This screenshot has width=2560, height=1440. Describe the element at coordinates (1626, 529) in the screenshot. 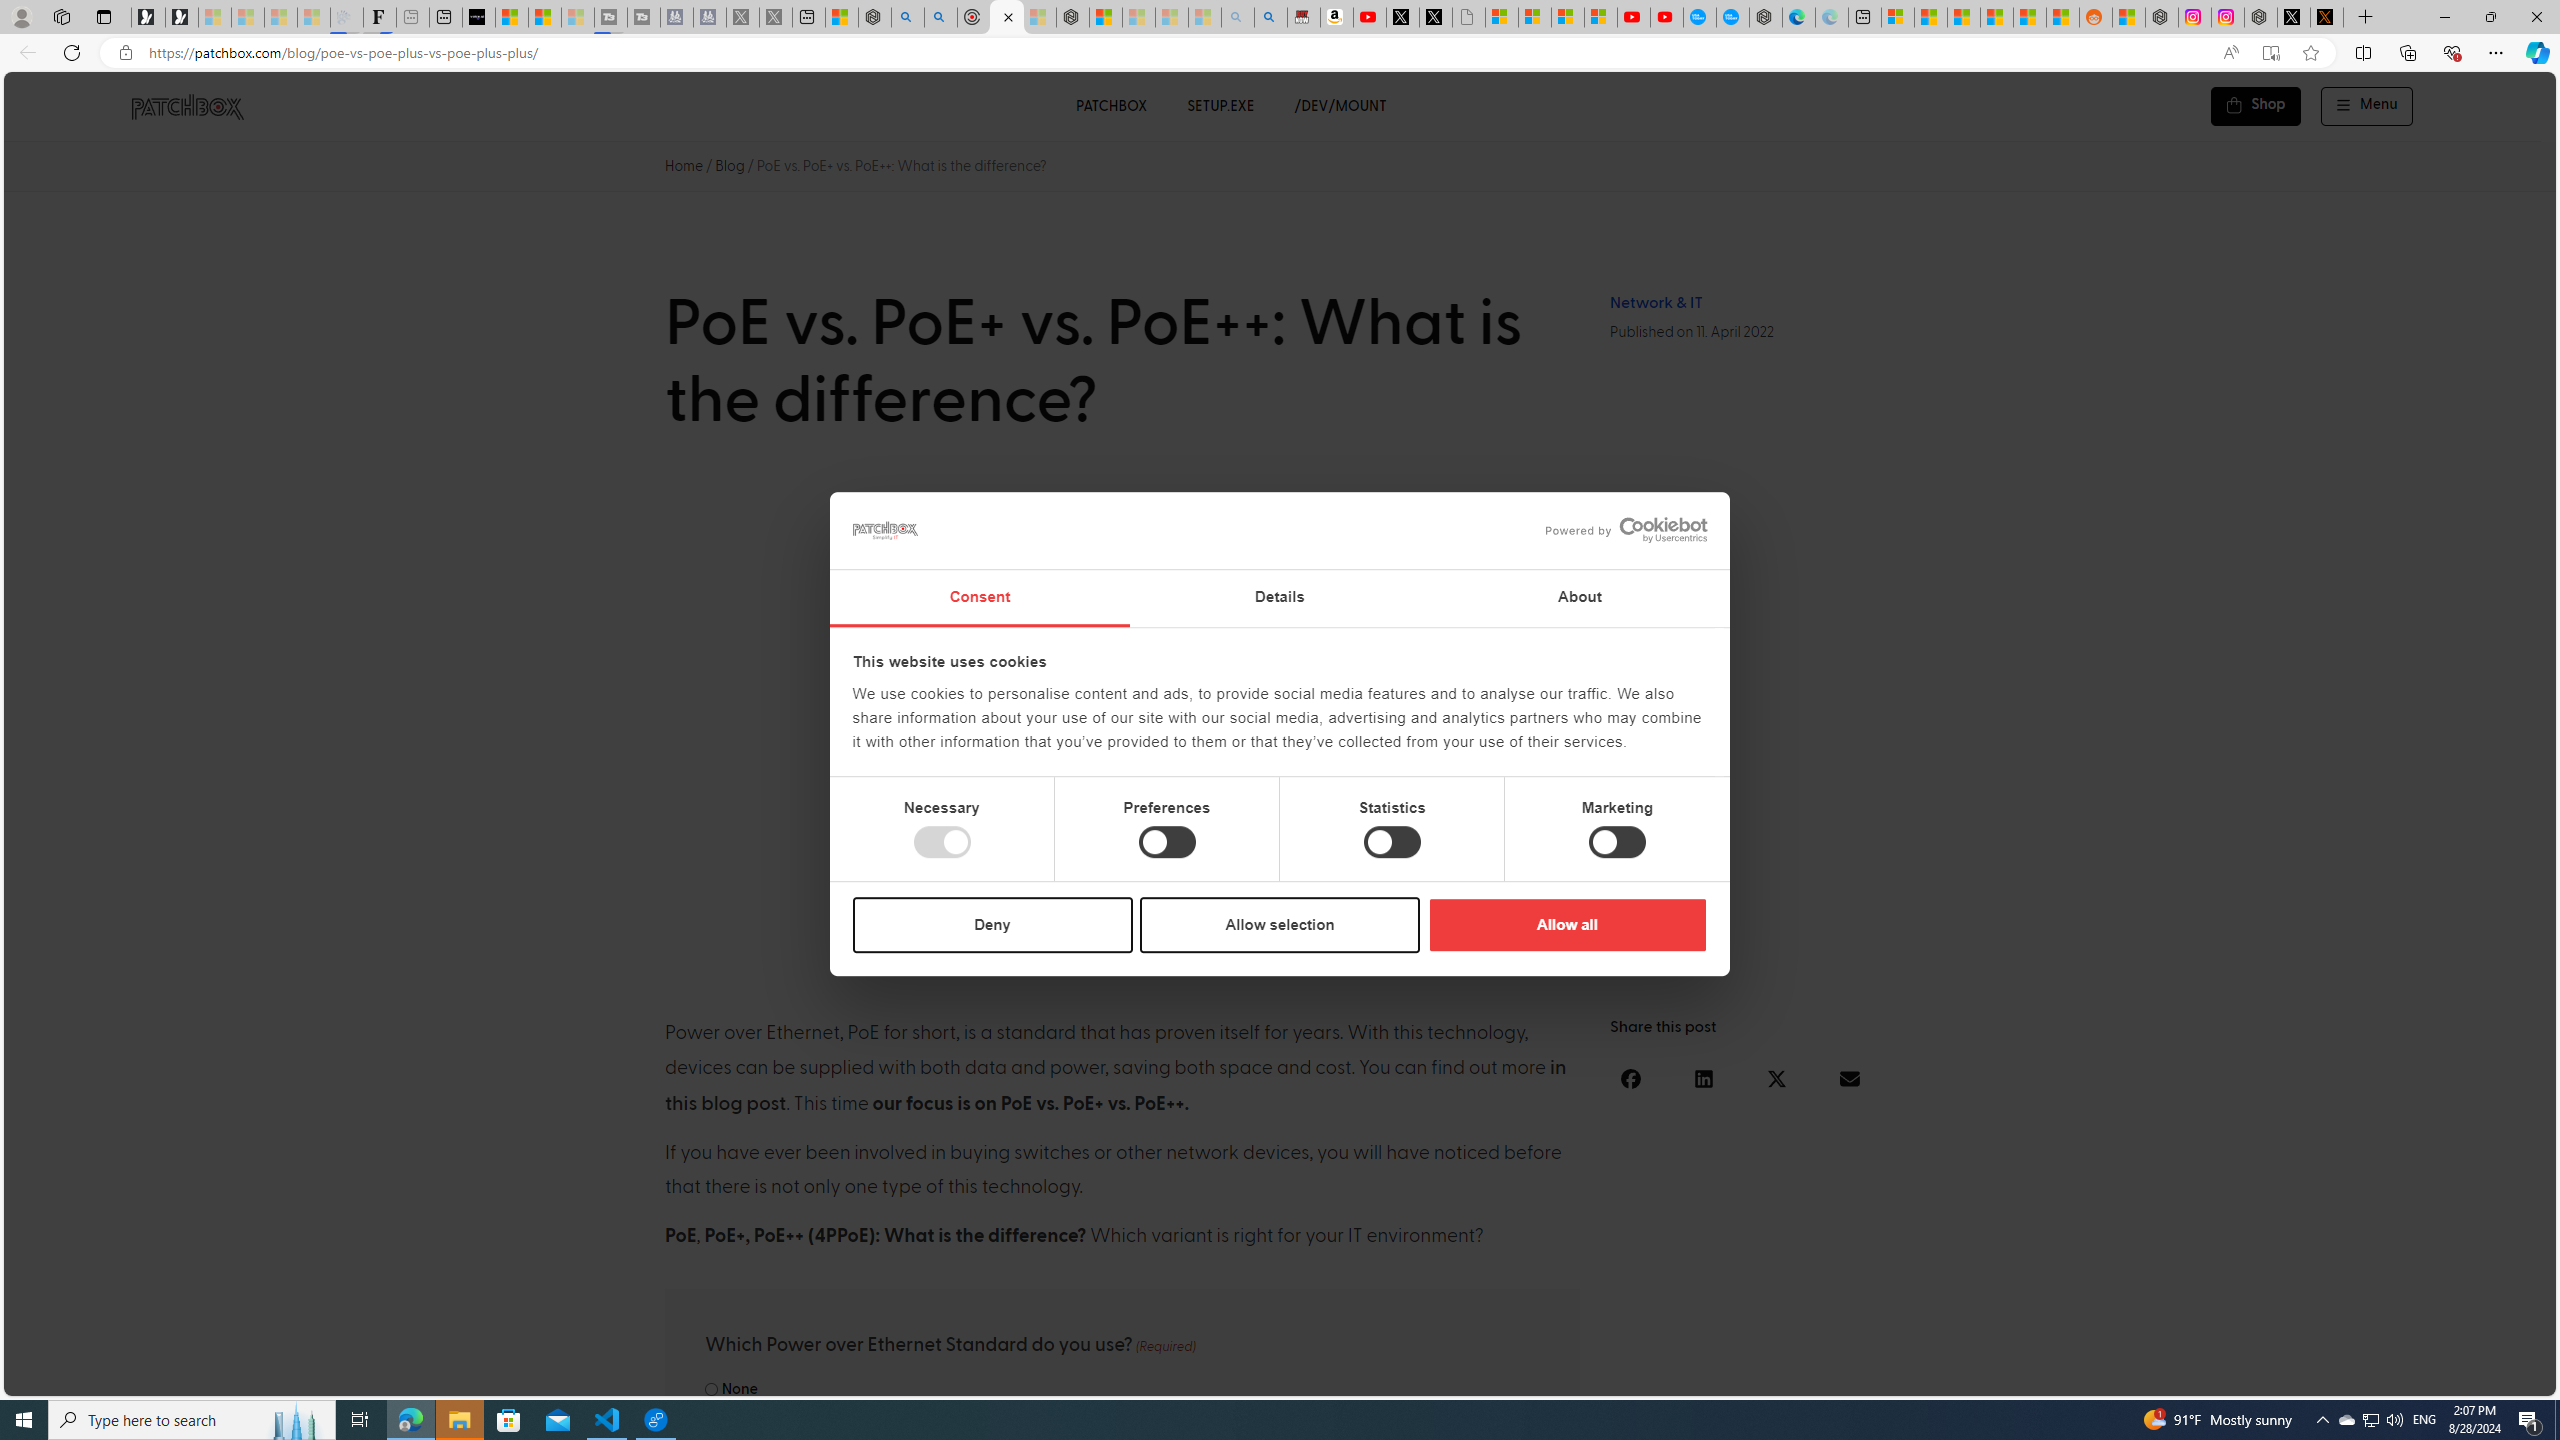

I see `'Powered by Cookiebot'` at that location.